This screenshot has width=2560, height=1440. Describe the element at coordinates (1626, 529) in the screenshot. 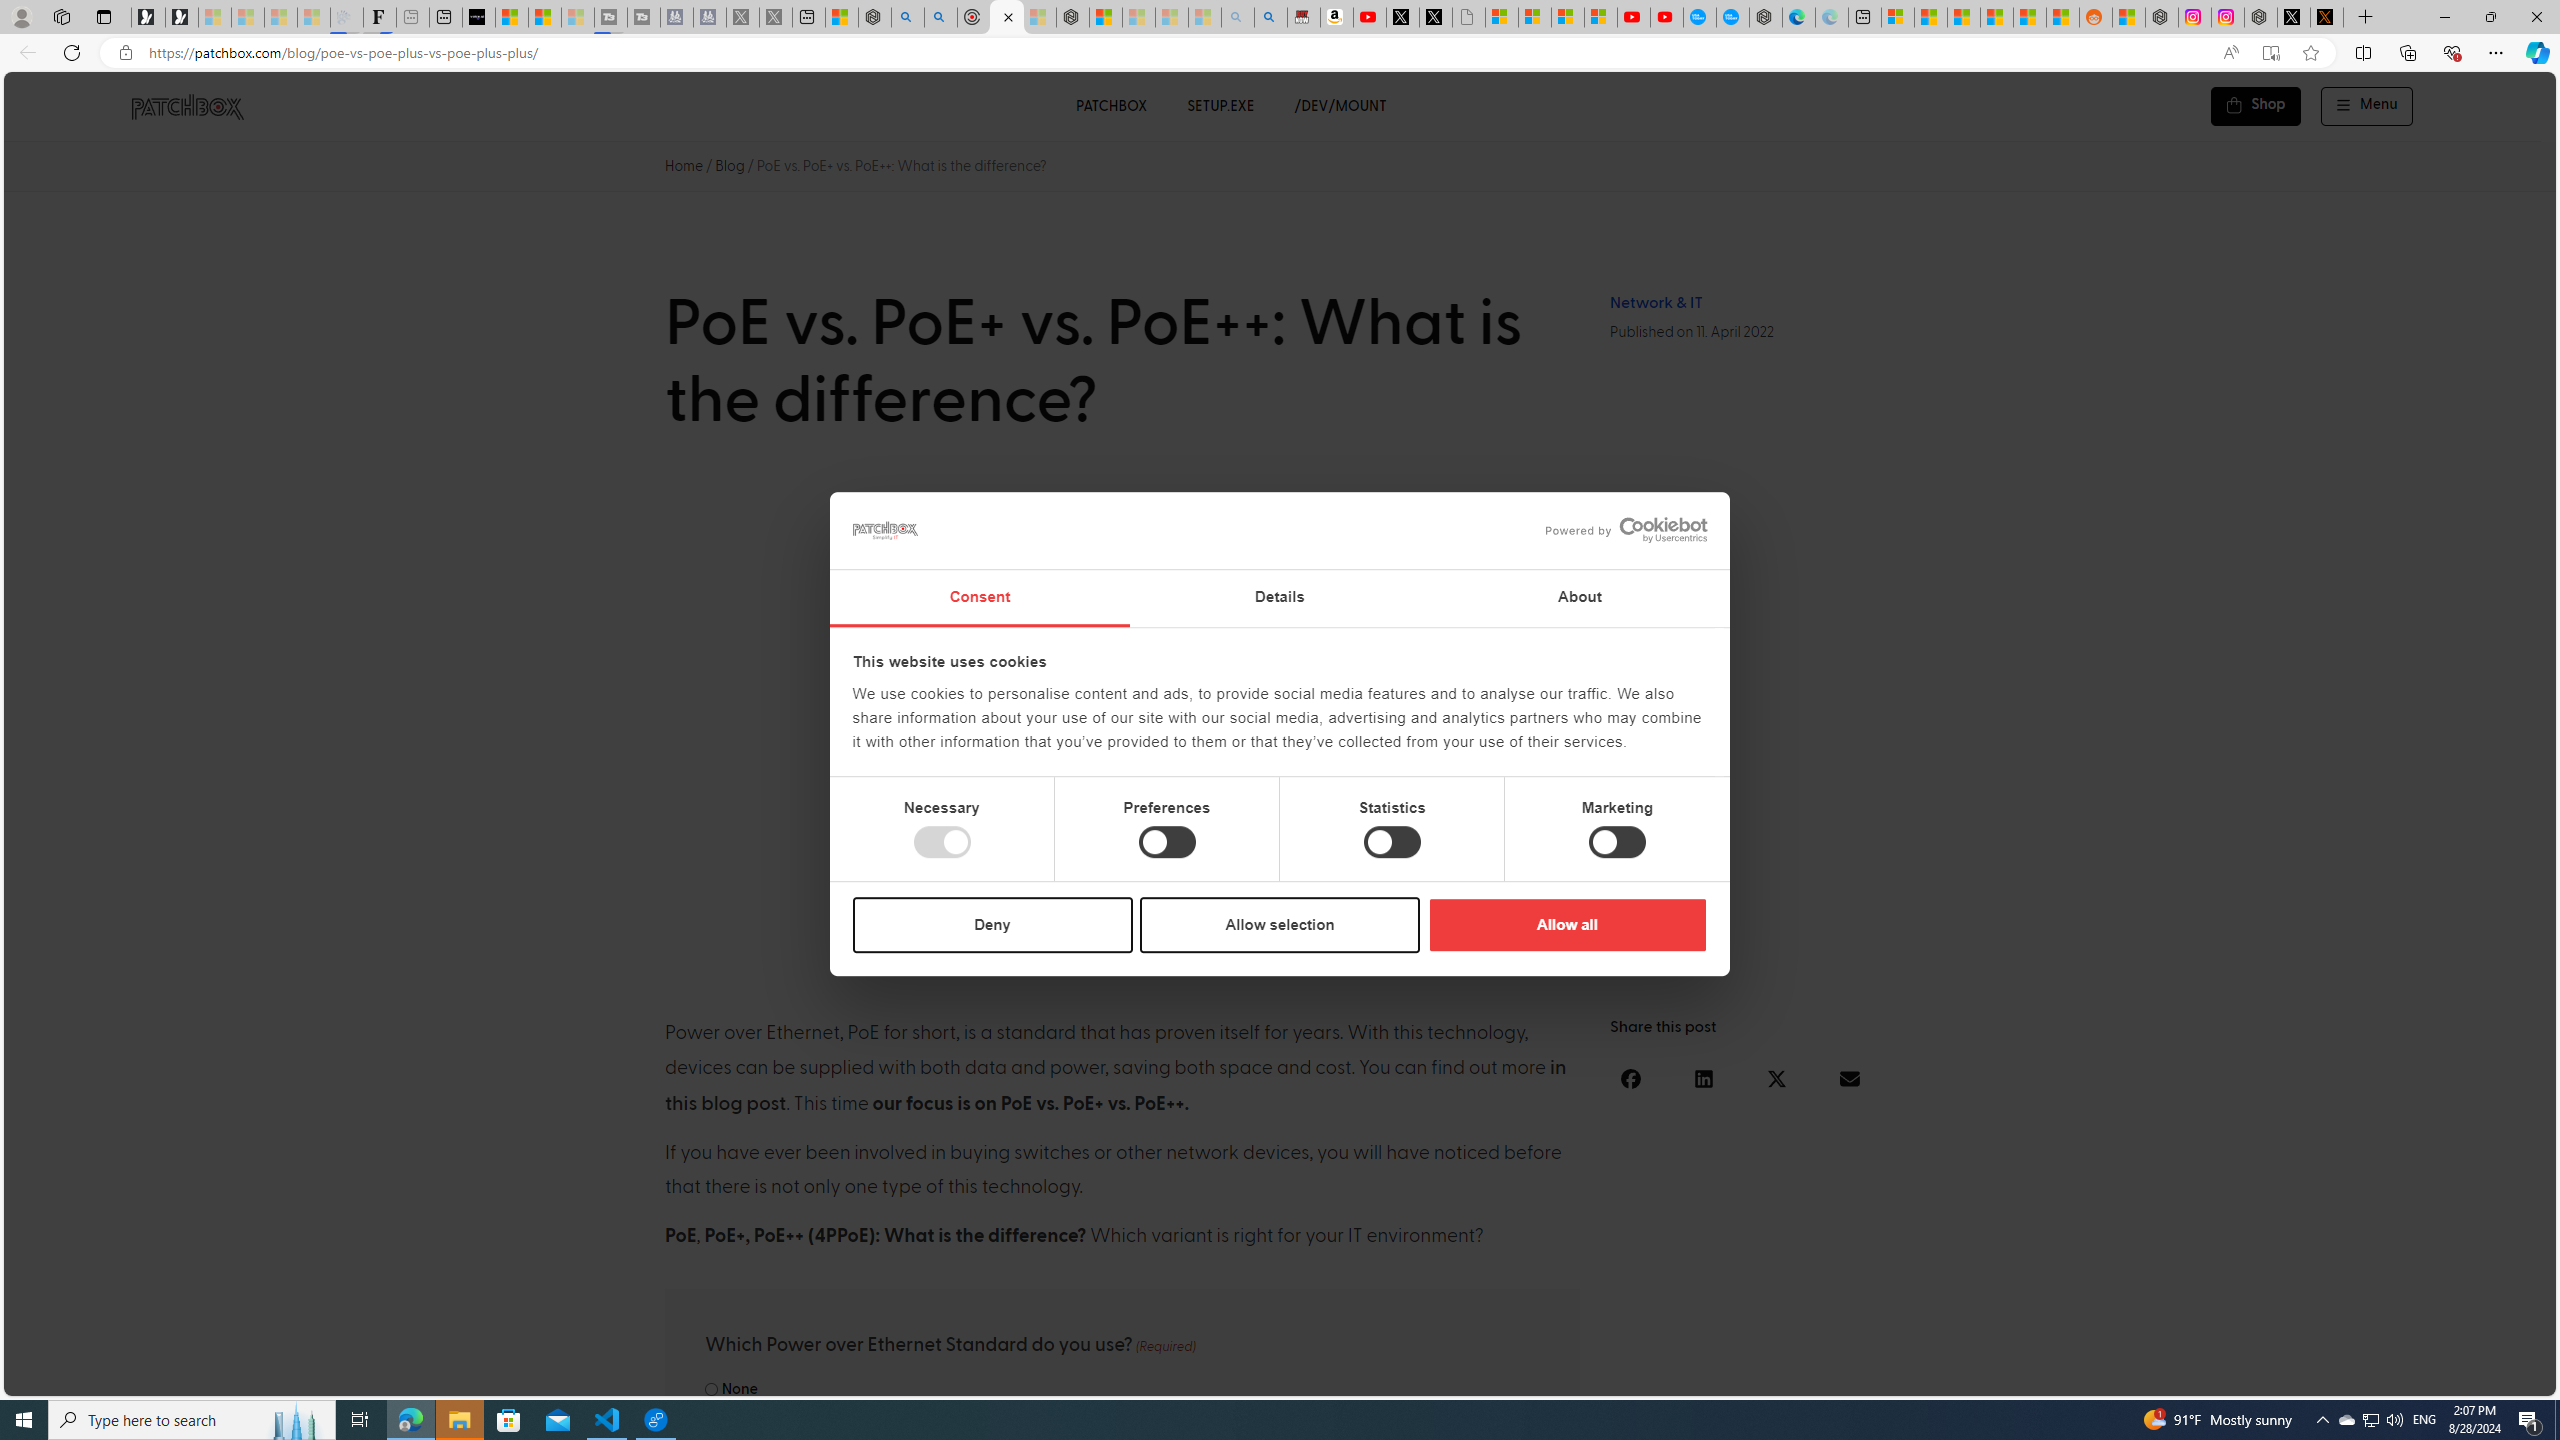

I see `'Powered by Cookiebot'` at that location.